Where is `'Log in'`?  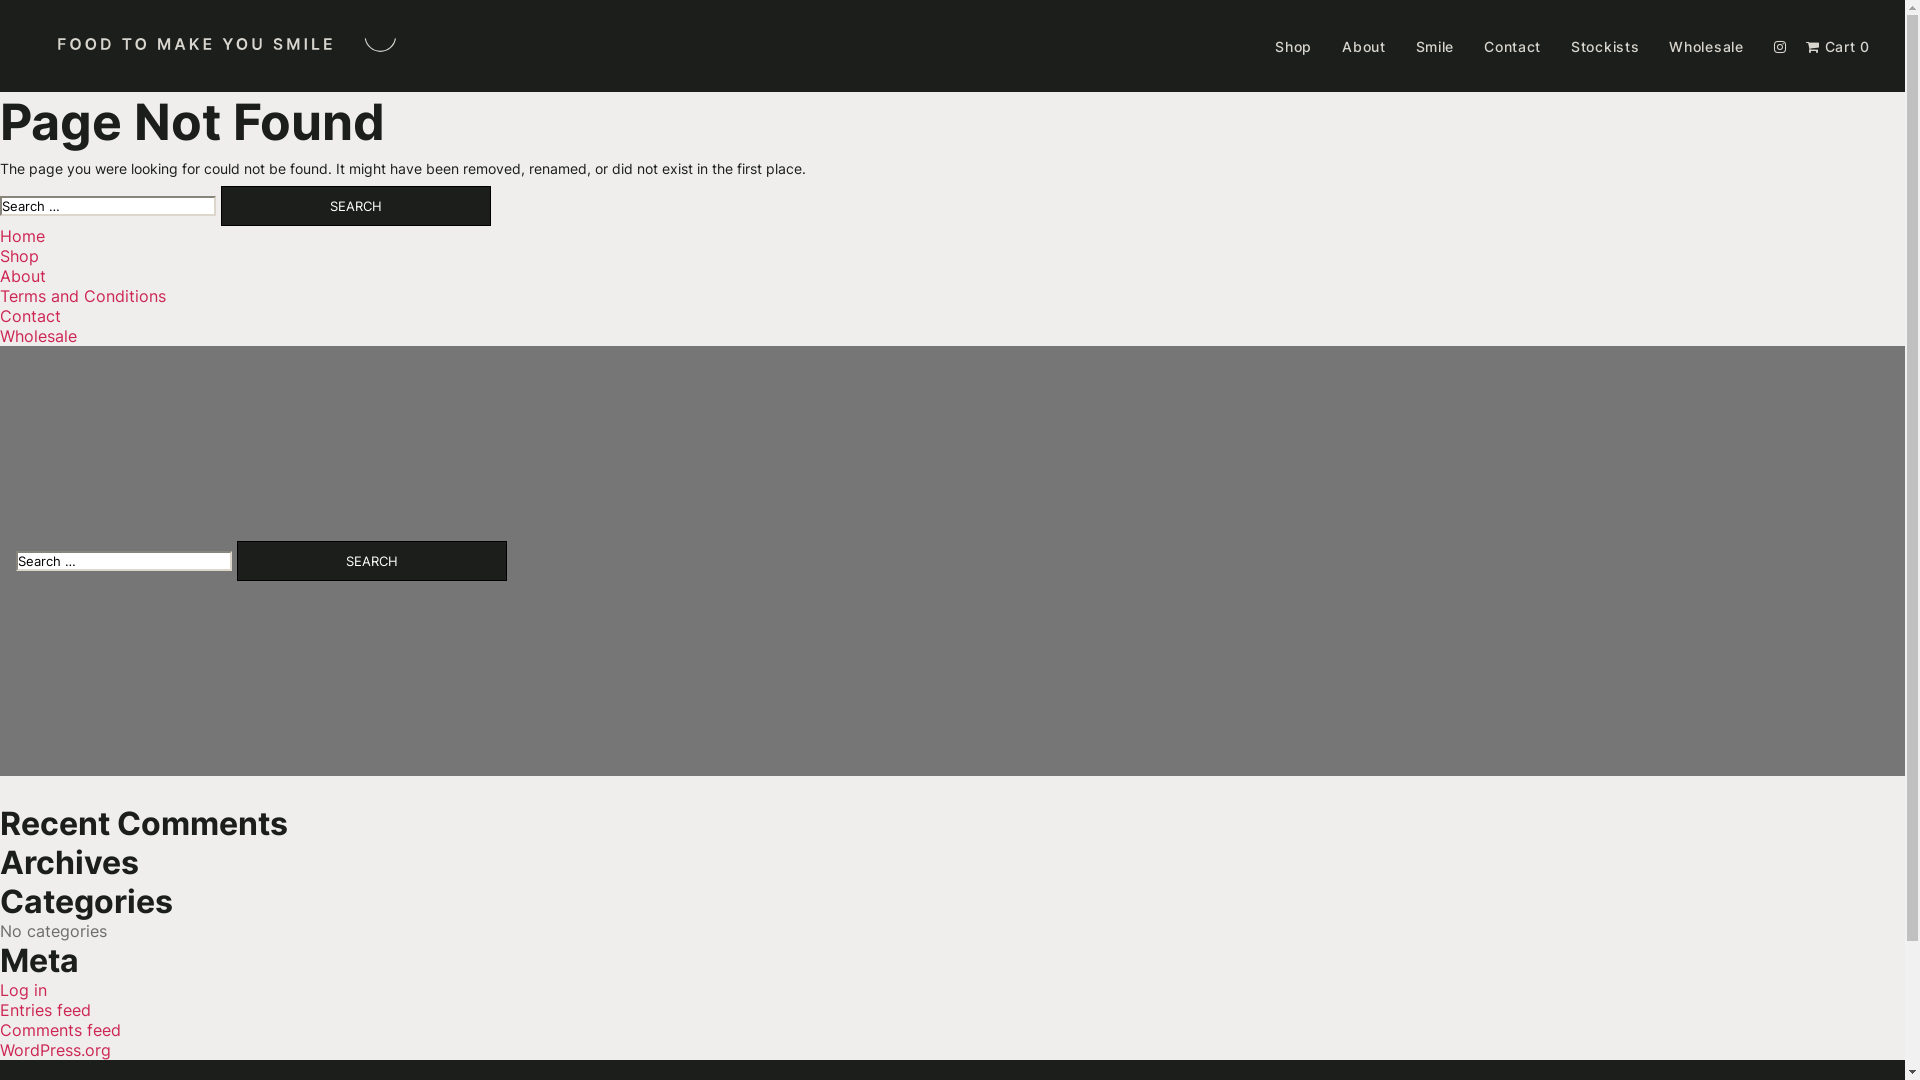
'Log in' is located at coordinates (23, 990).